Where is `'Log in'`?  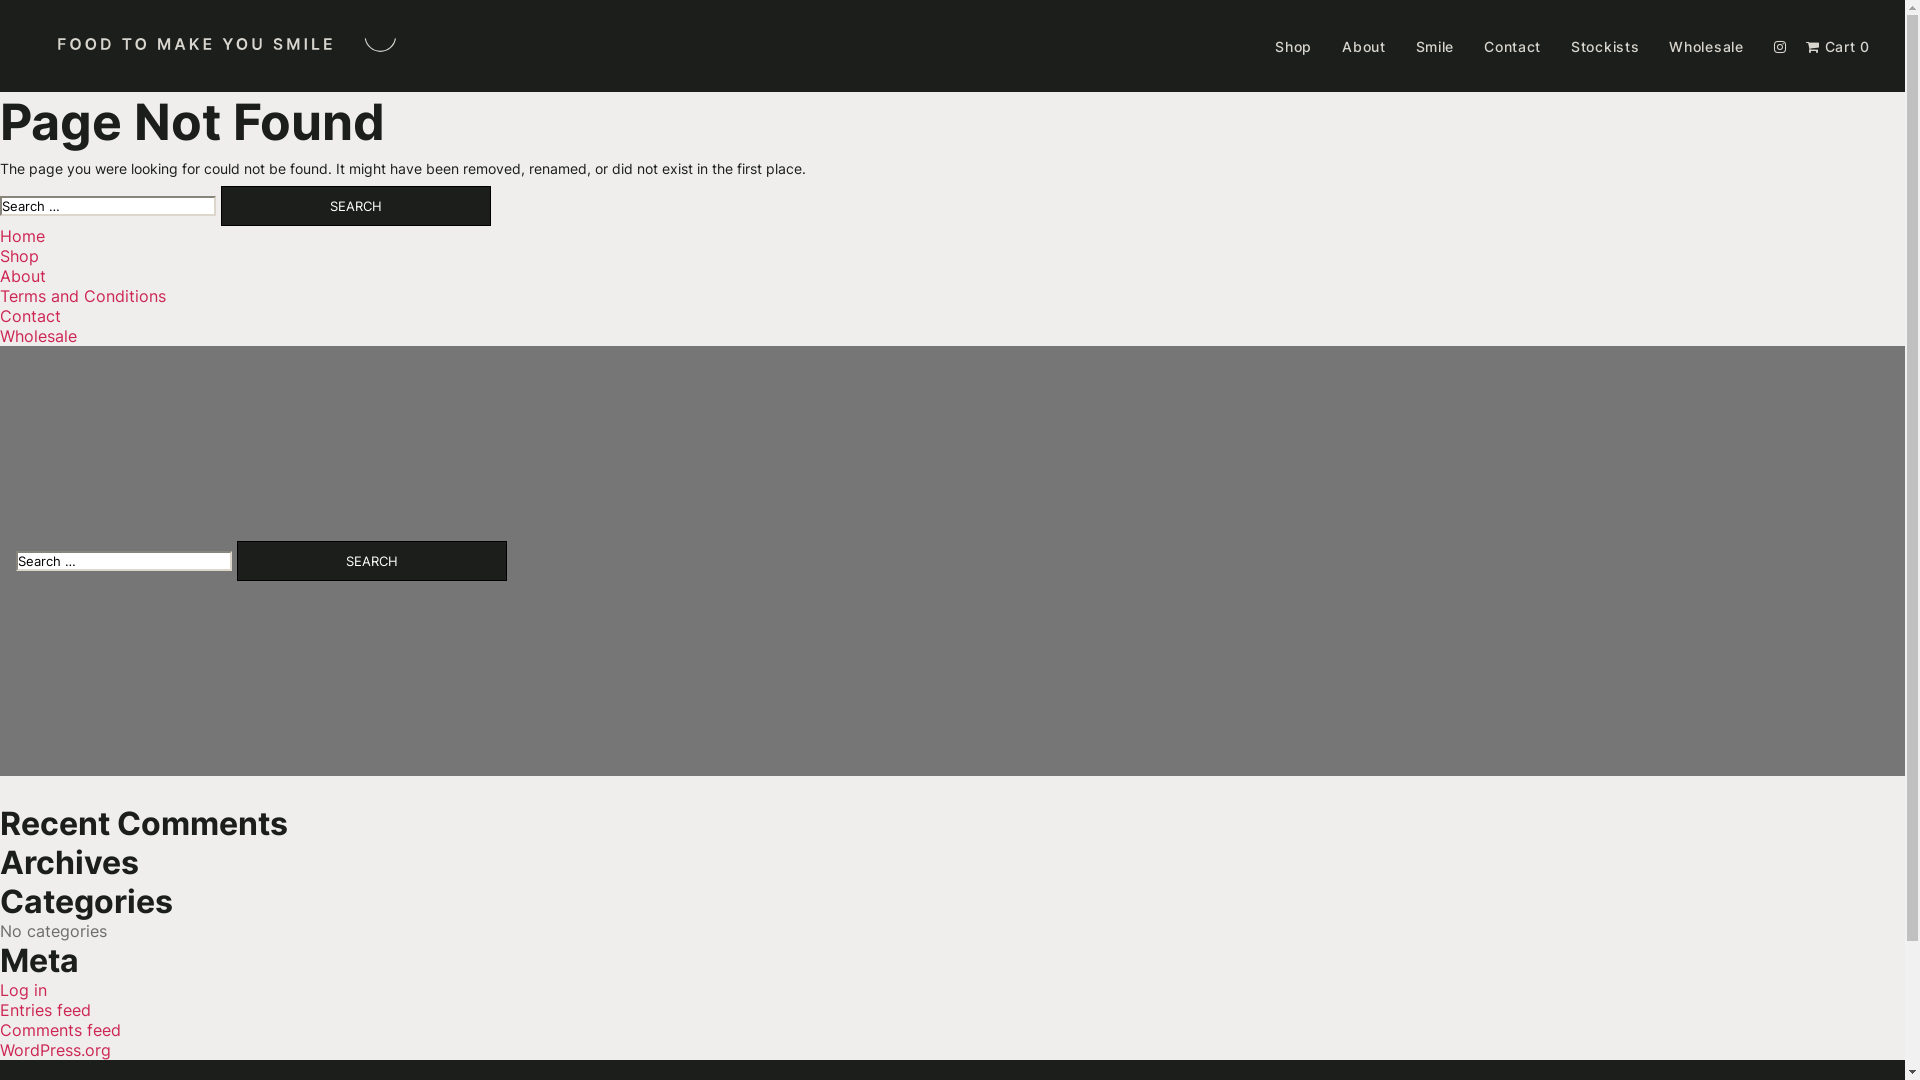
'Log in' is located at coordinates (23, 990).